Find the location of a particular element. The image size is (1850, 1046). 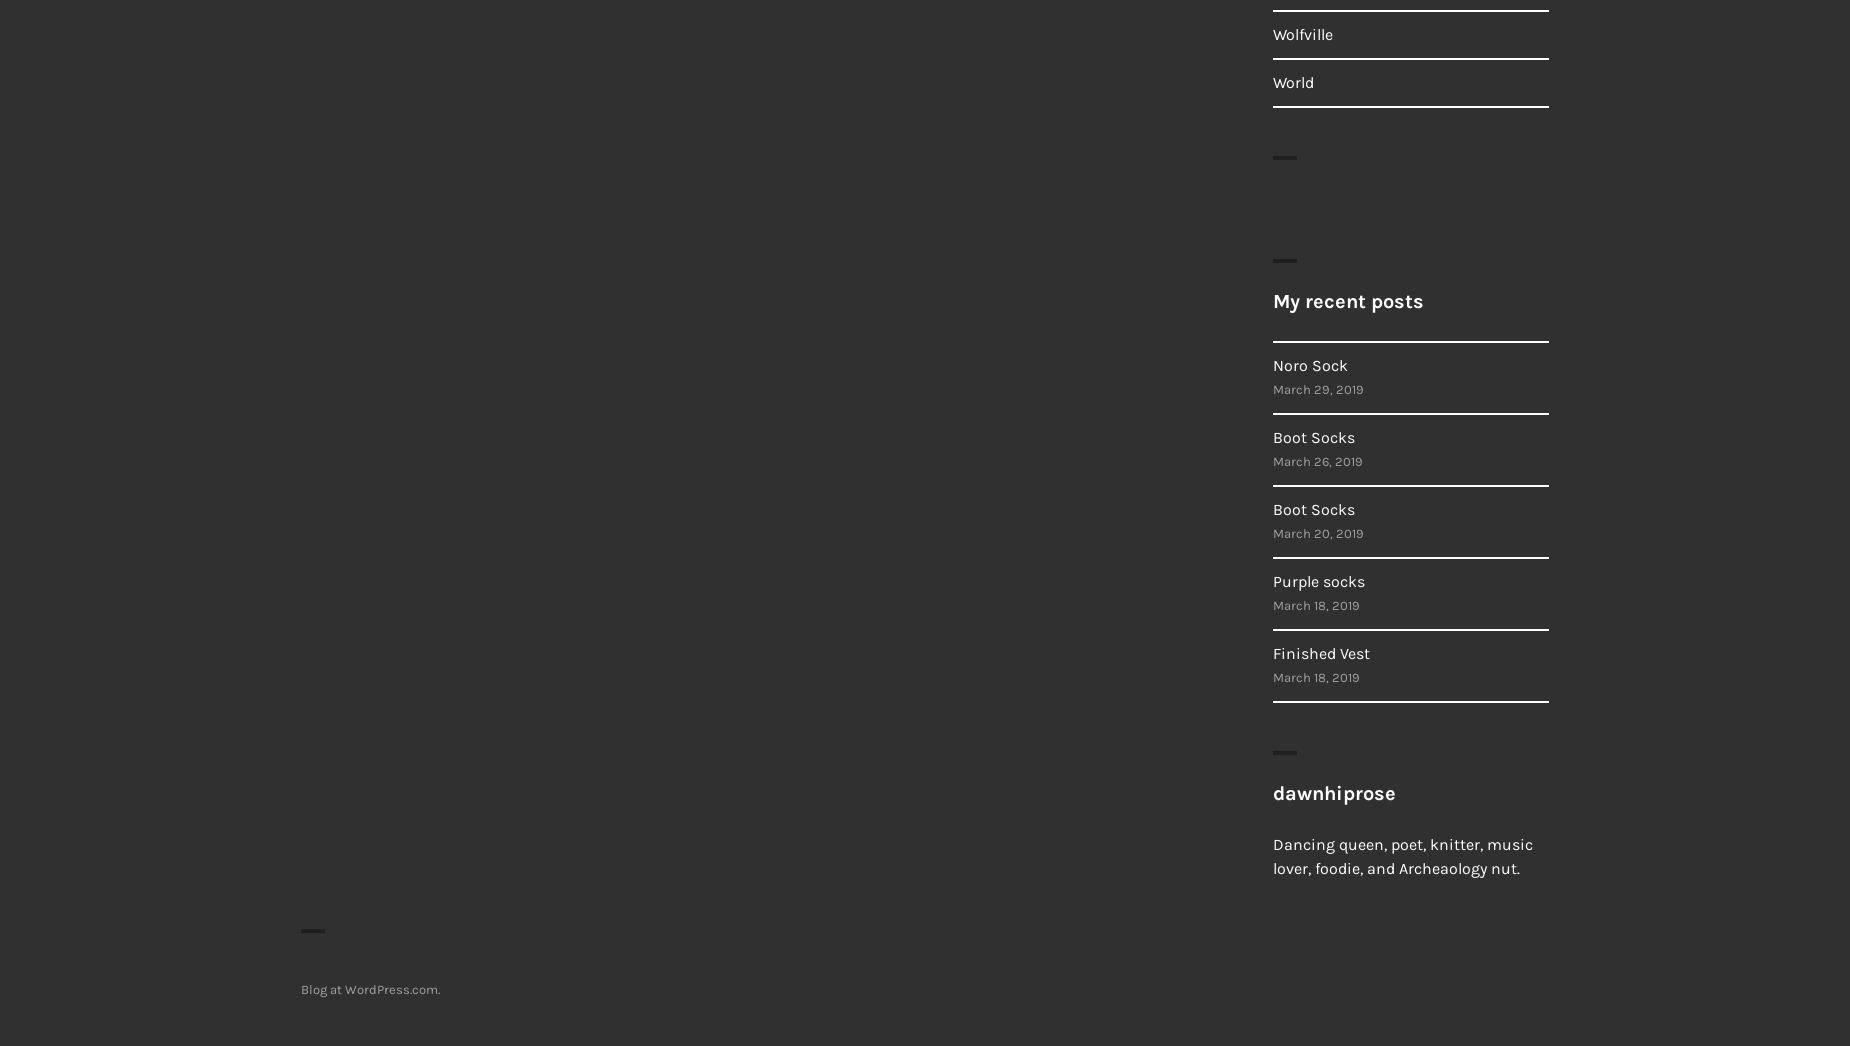

'Wolfville' is located at coordinates (1271, 33).